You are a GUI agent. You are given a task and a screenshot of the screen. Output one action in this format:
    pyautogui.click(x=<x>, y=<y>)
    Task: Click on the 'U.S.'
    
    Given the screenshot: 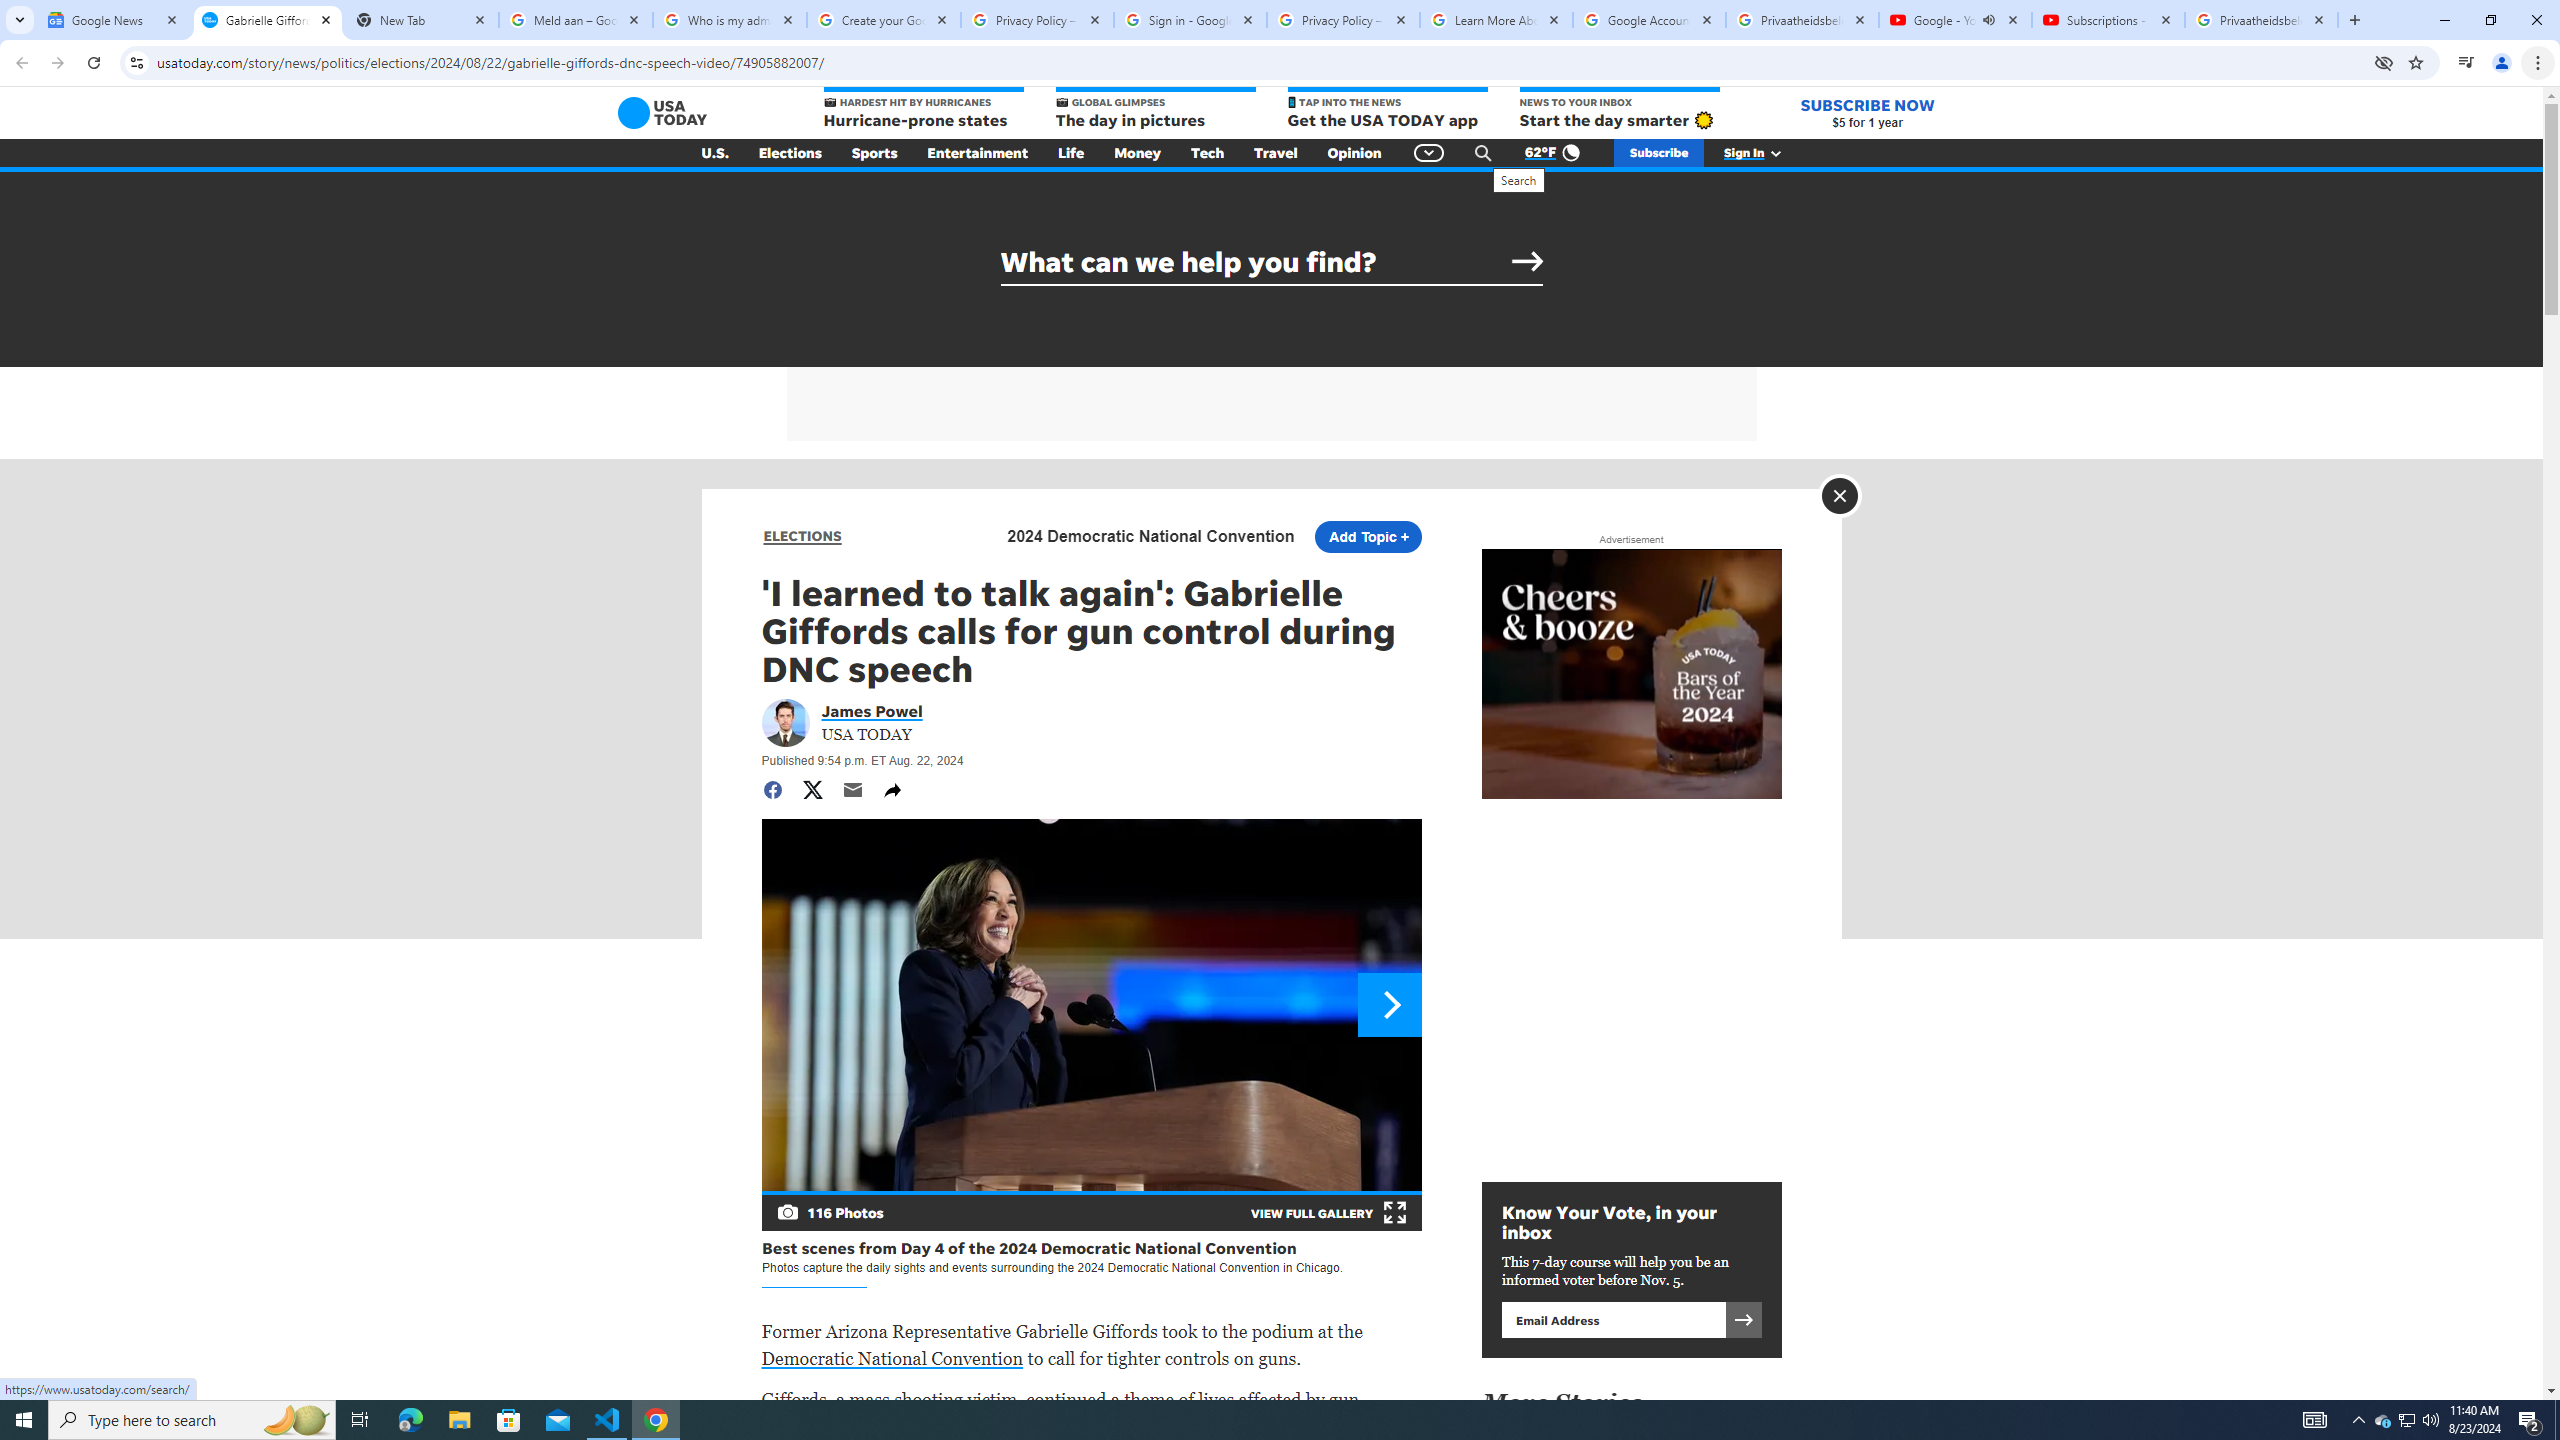 What is the action you would take?
    pyautogui.click(x=714, y=153)
    